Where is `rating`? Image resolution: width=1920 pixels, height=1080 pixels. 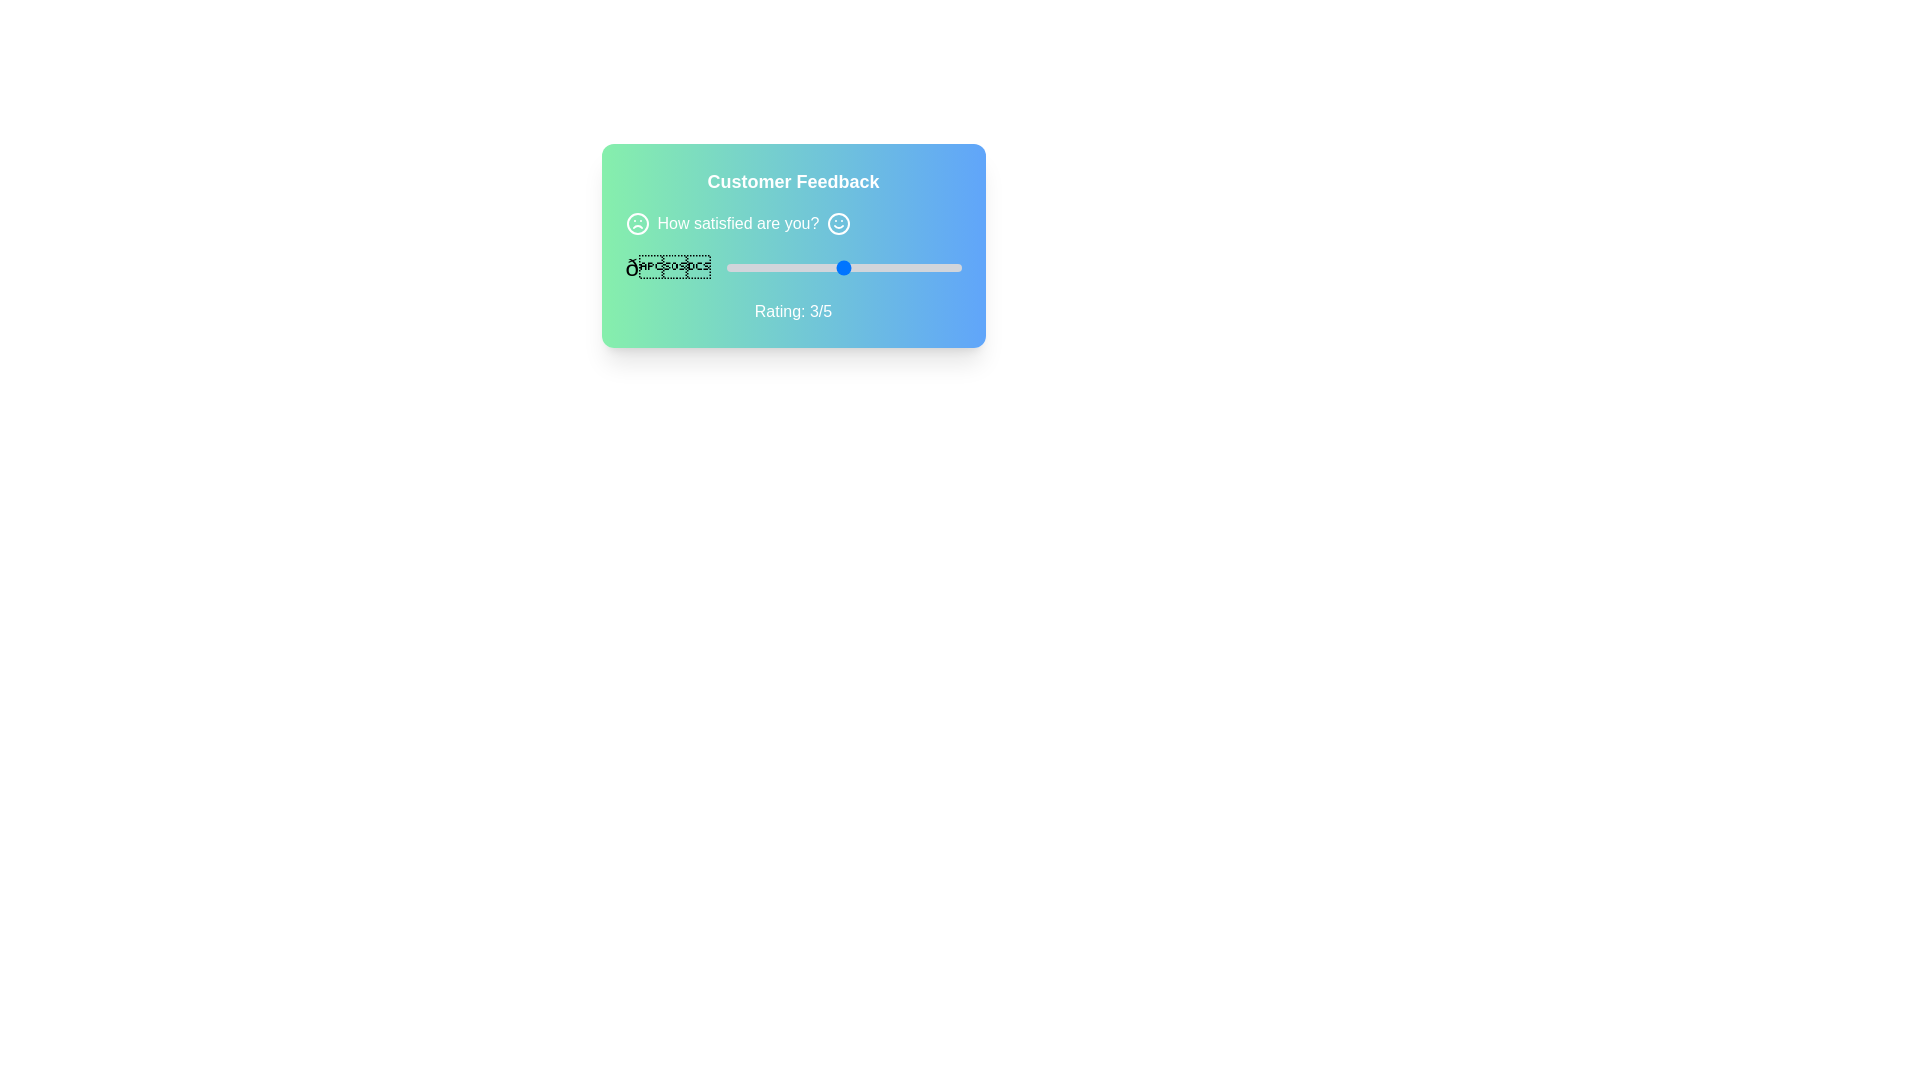
rating is located at coordinates (844, 266).